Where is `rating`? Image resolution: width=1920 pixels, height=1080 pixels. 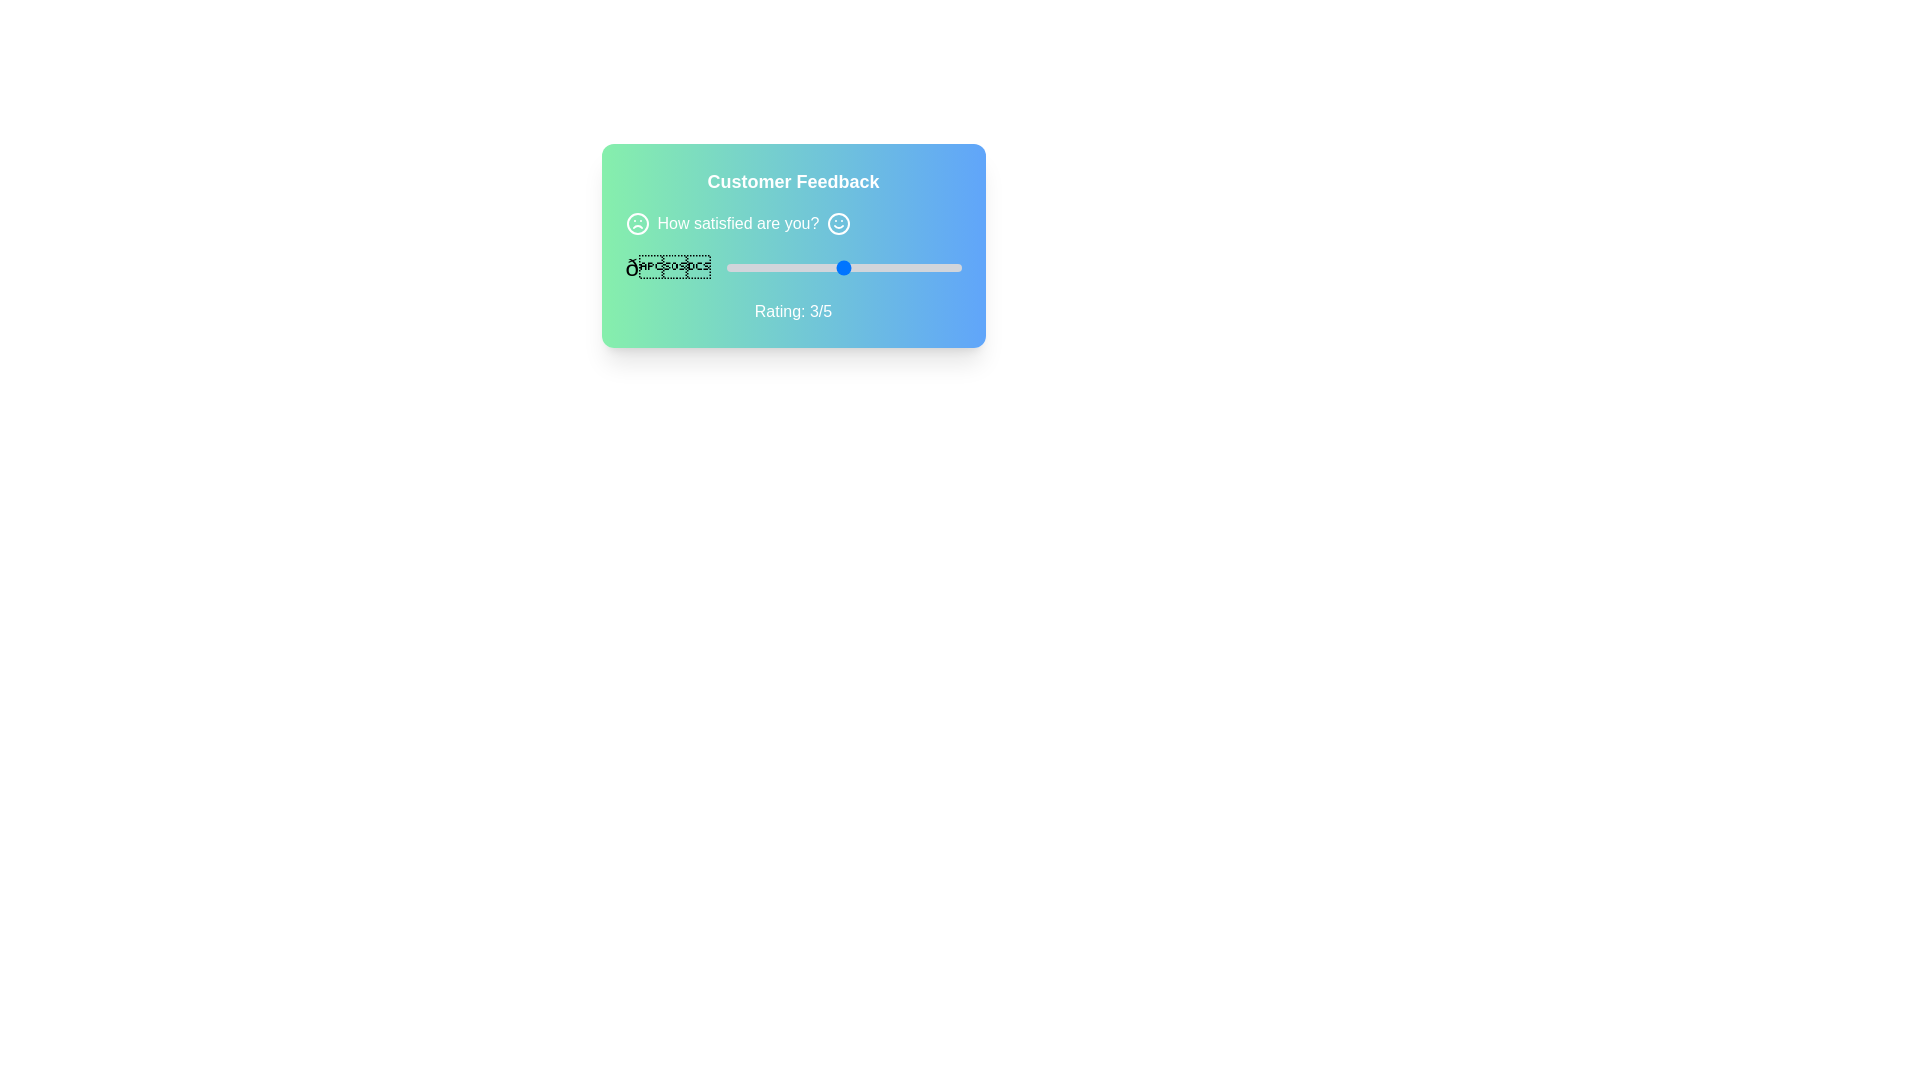
rating is located at coordinates (844, 266).